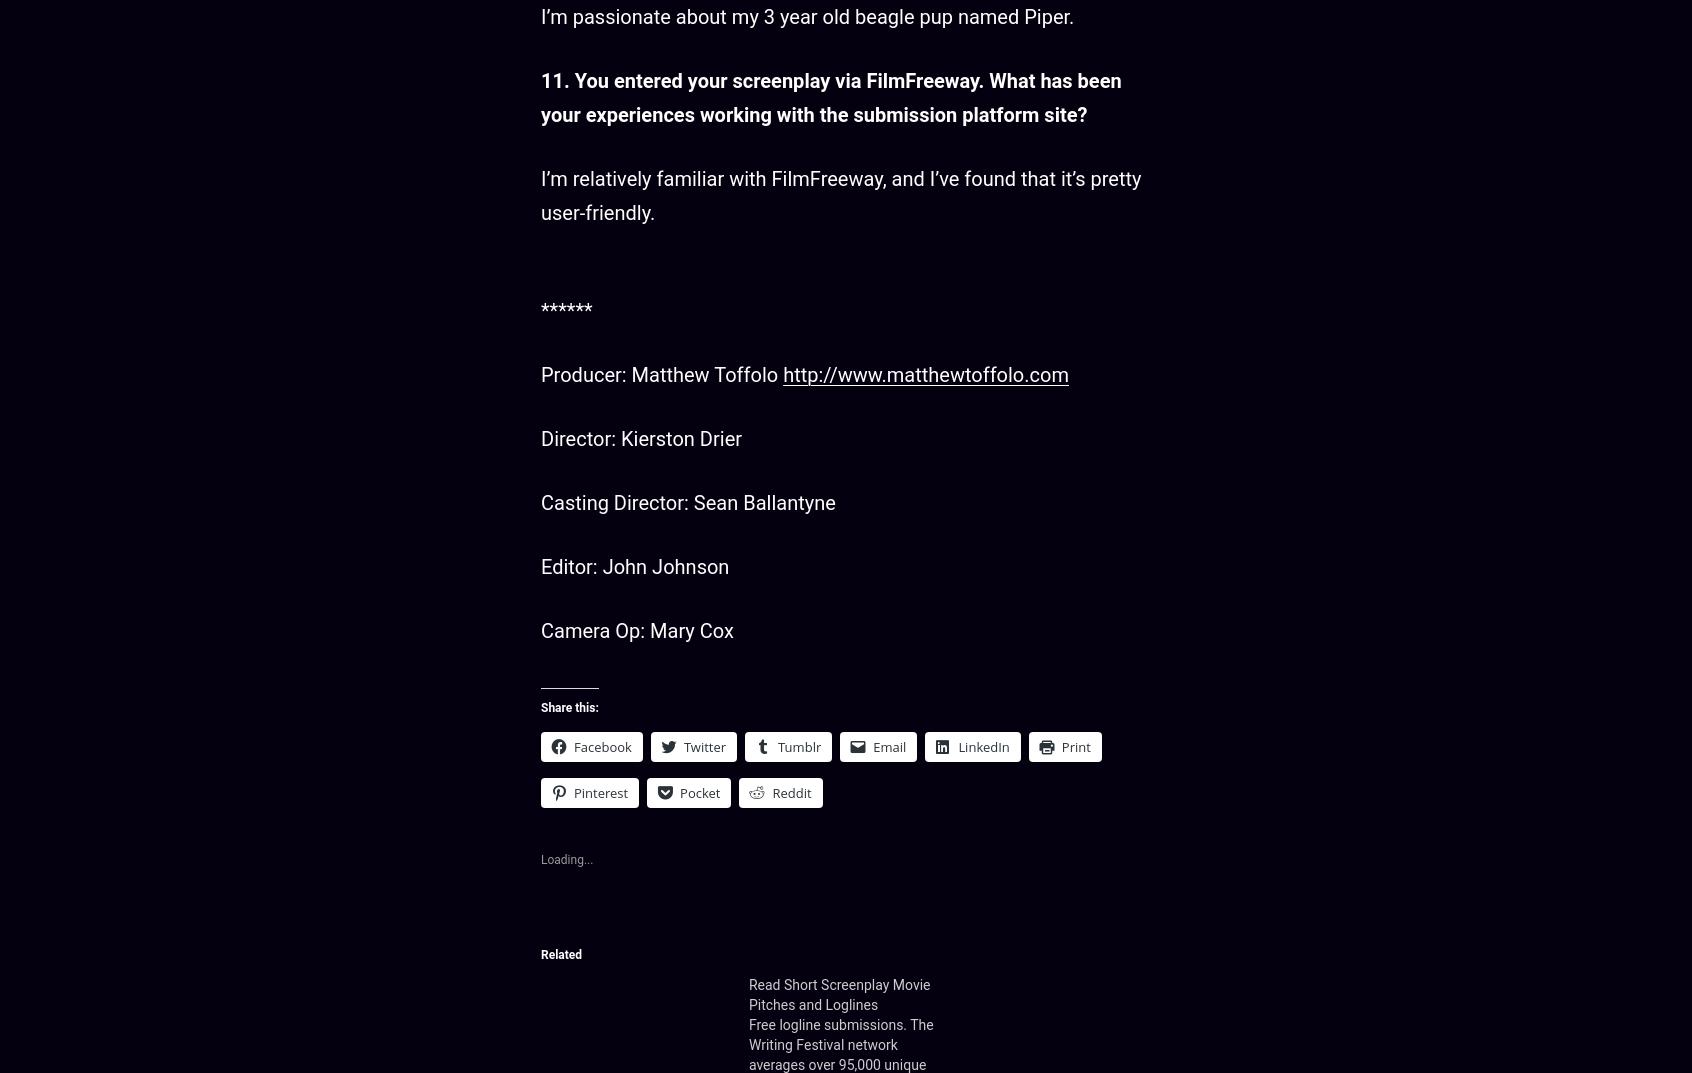  I want to click on 'Twitter', so click(683, 744).